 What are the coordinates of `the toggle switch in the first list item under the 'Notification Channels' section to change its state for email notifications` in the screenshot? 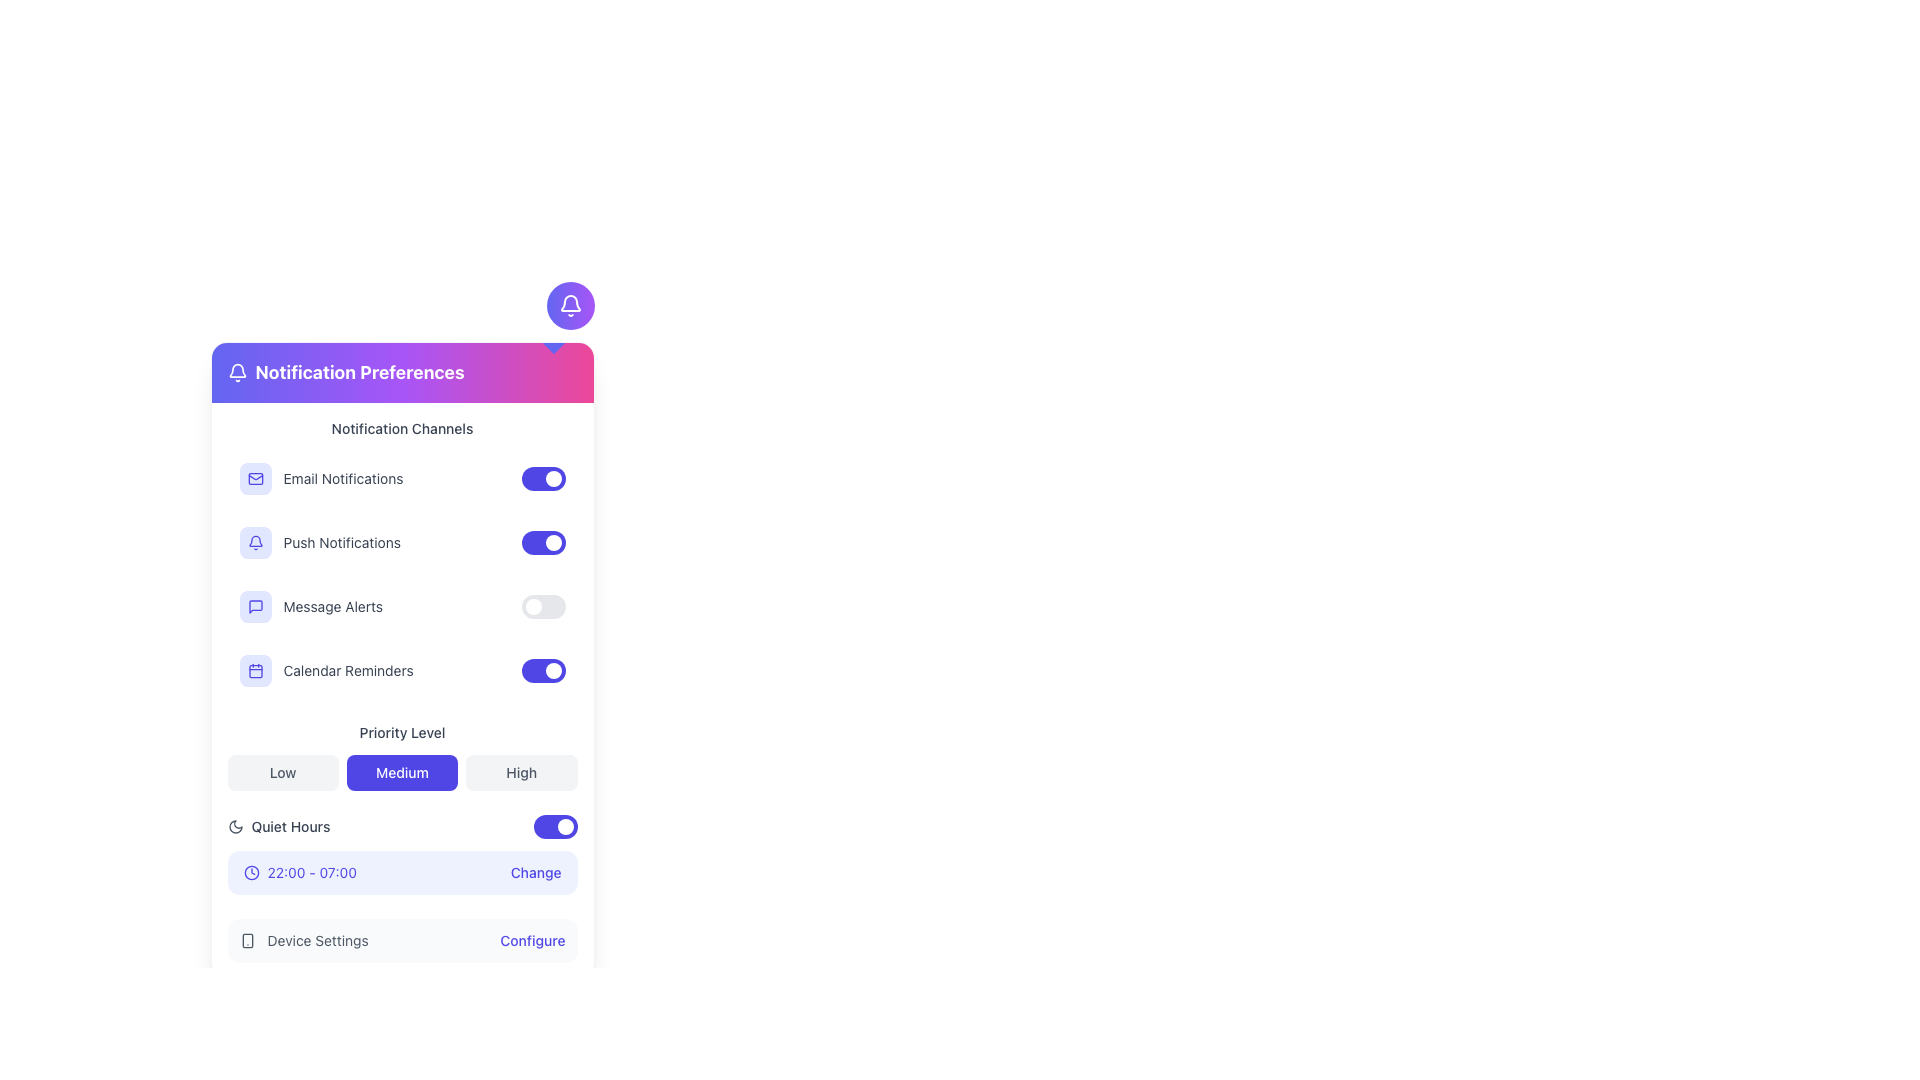 It's located at (401, 478).